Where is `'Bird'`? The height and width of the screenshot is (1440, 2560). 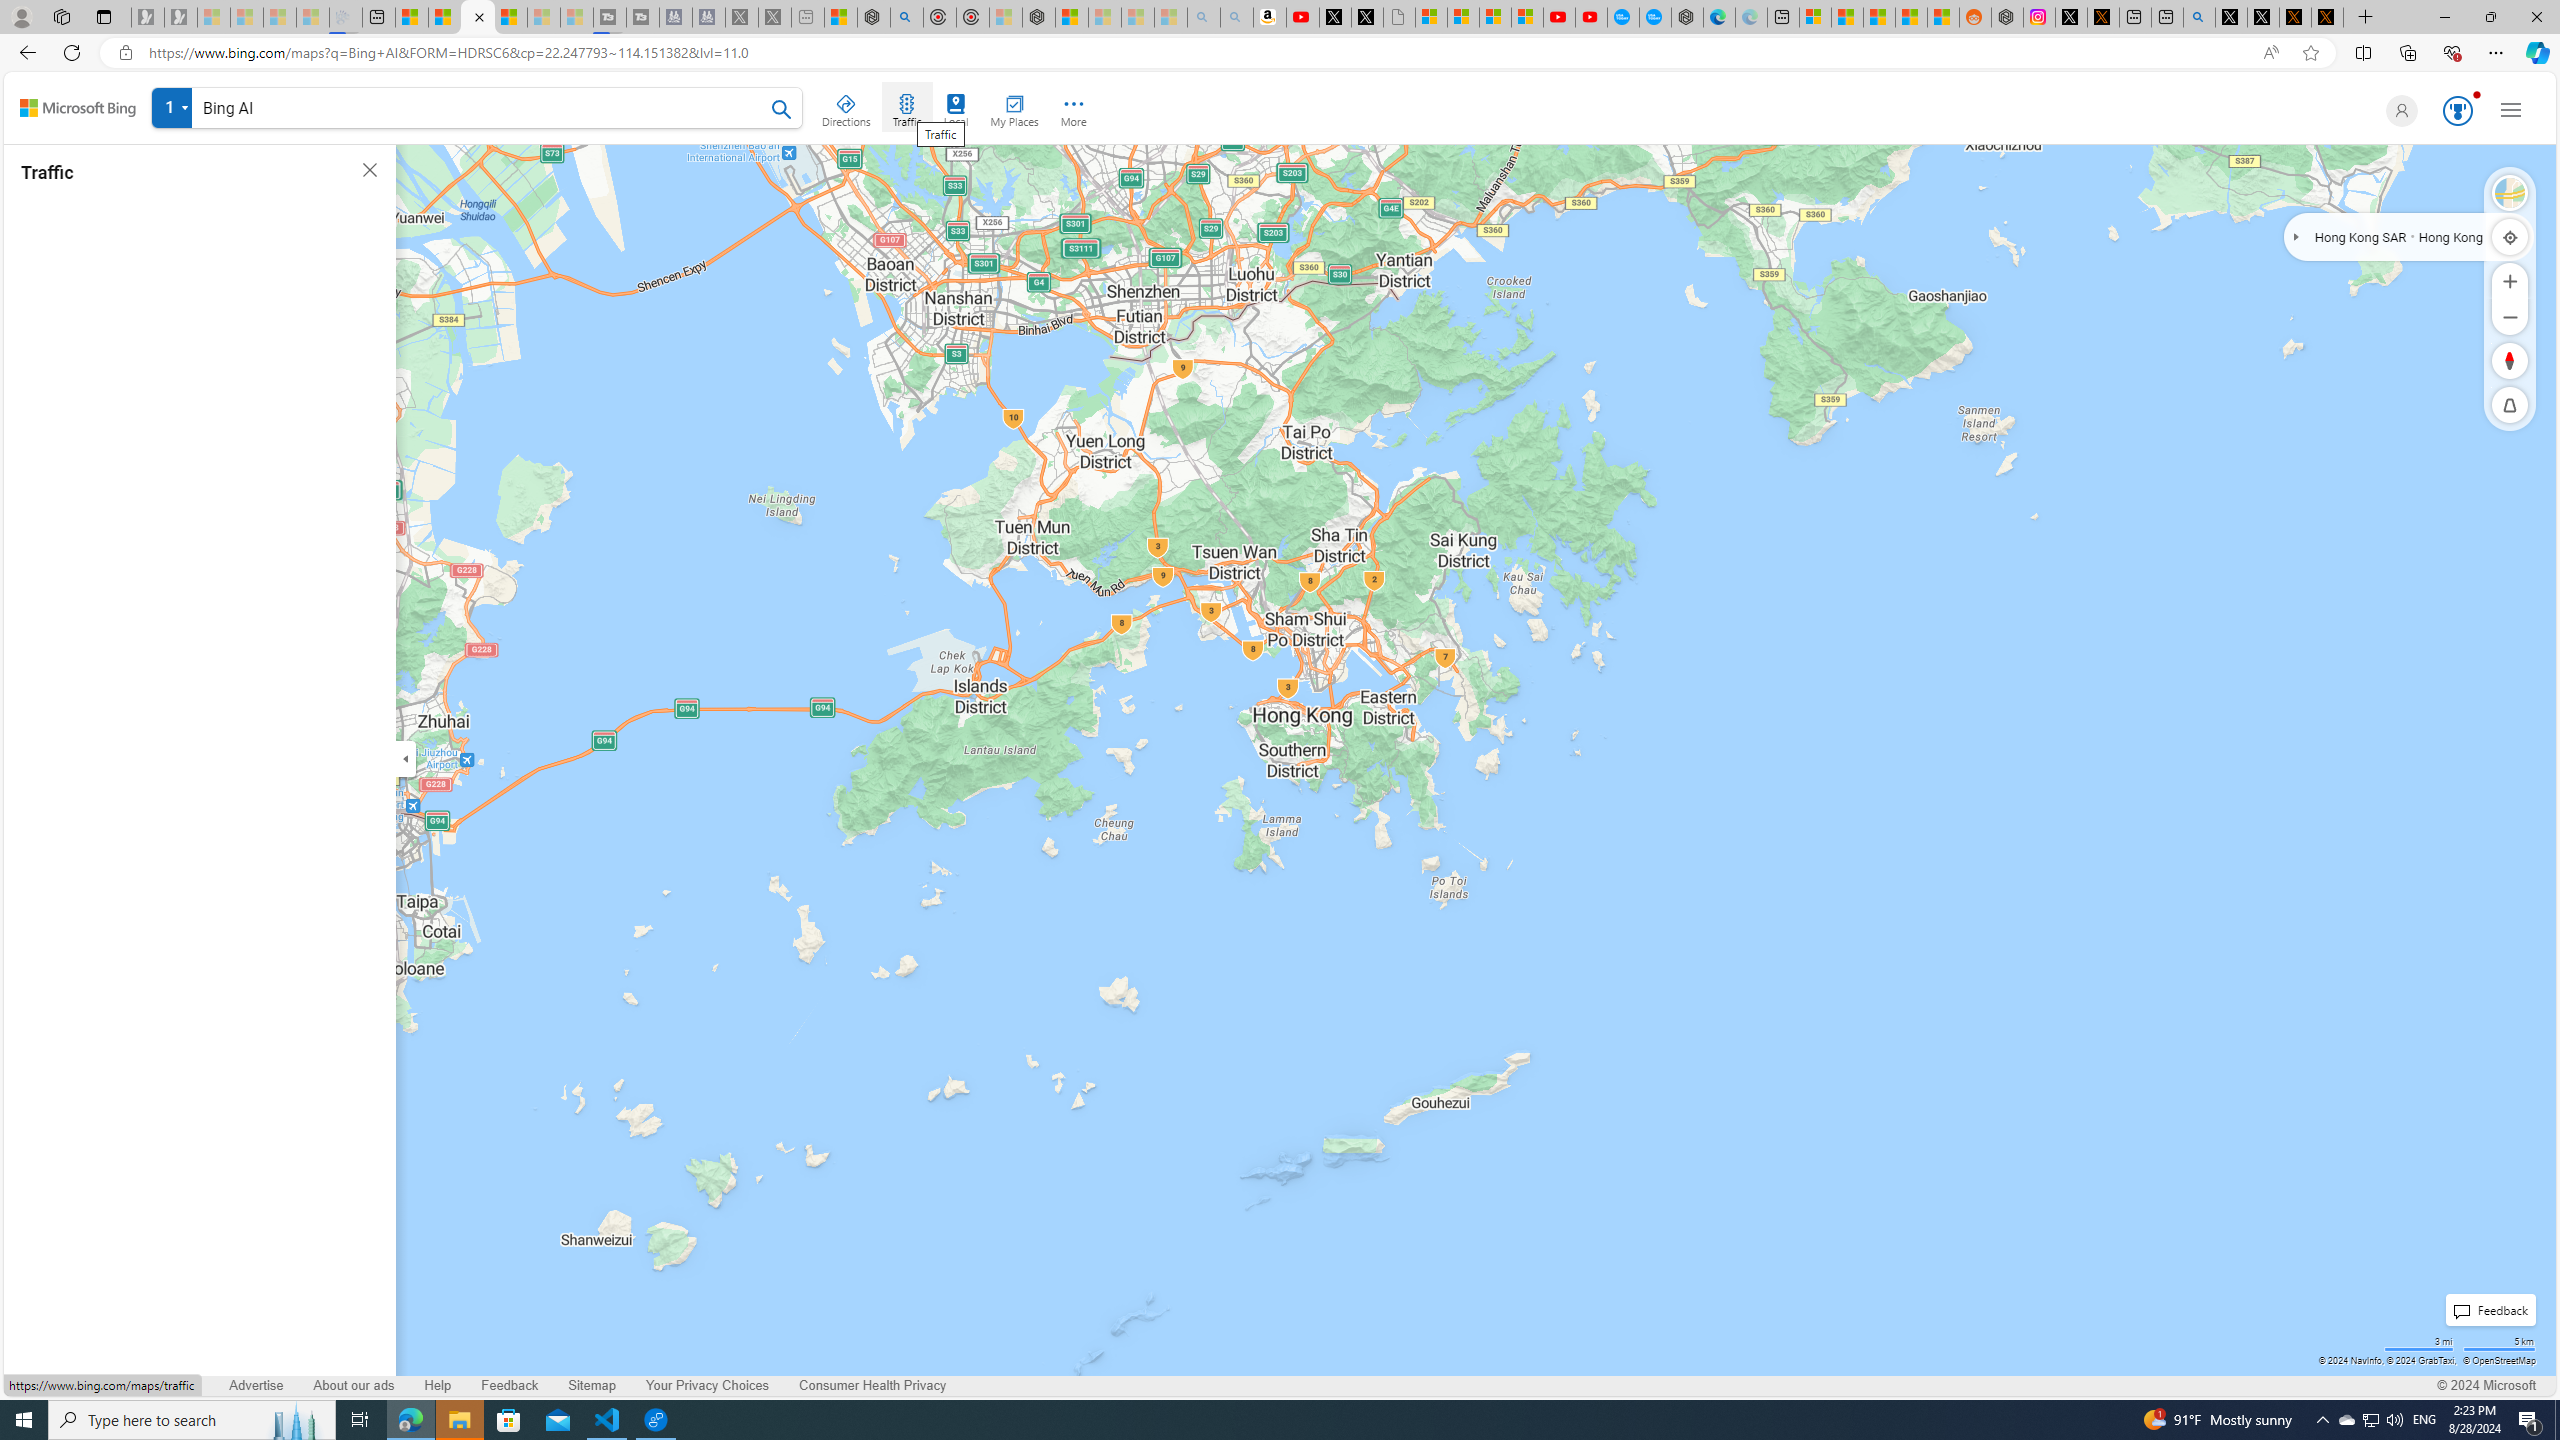 'Bird' is located at coordinates (2510, 192).